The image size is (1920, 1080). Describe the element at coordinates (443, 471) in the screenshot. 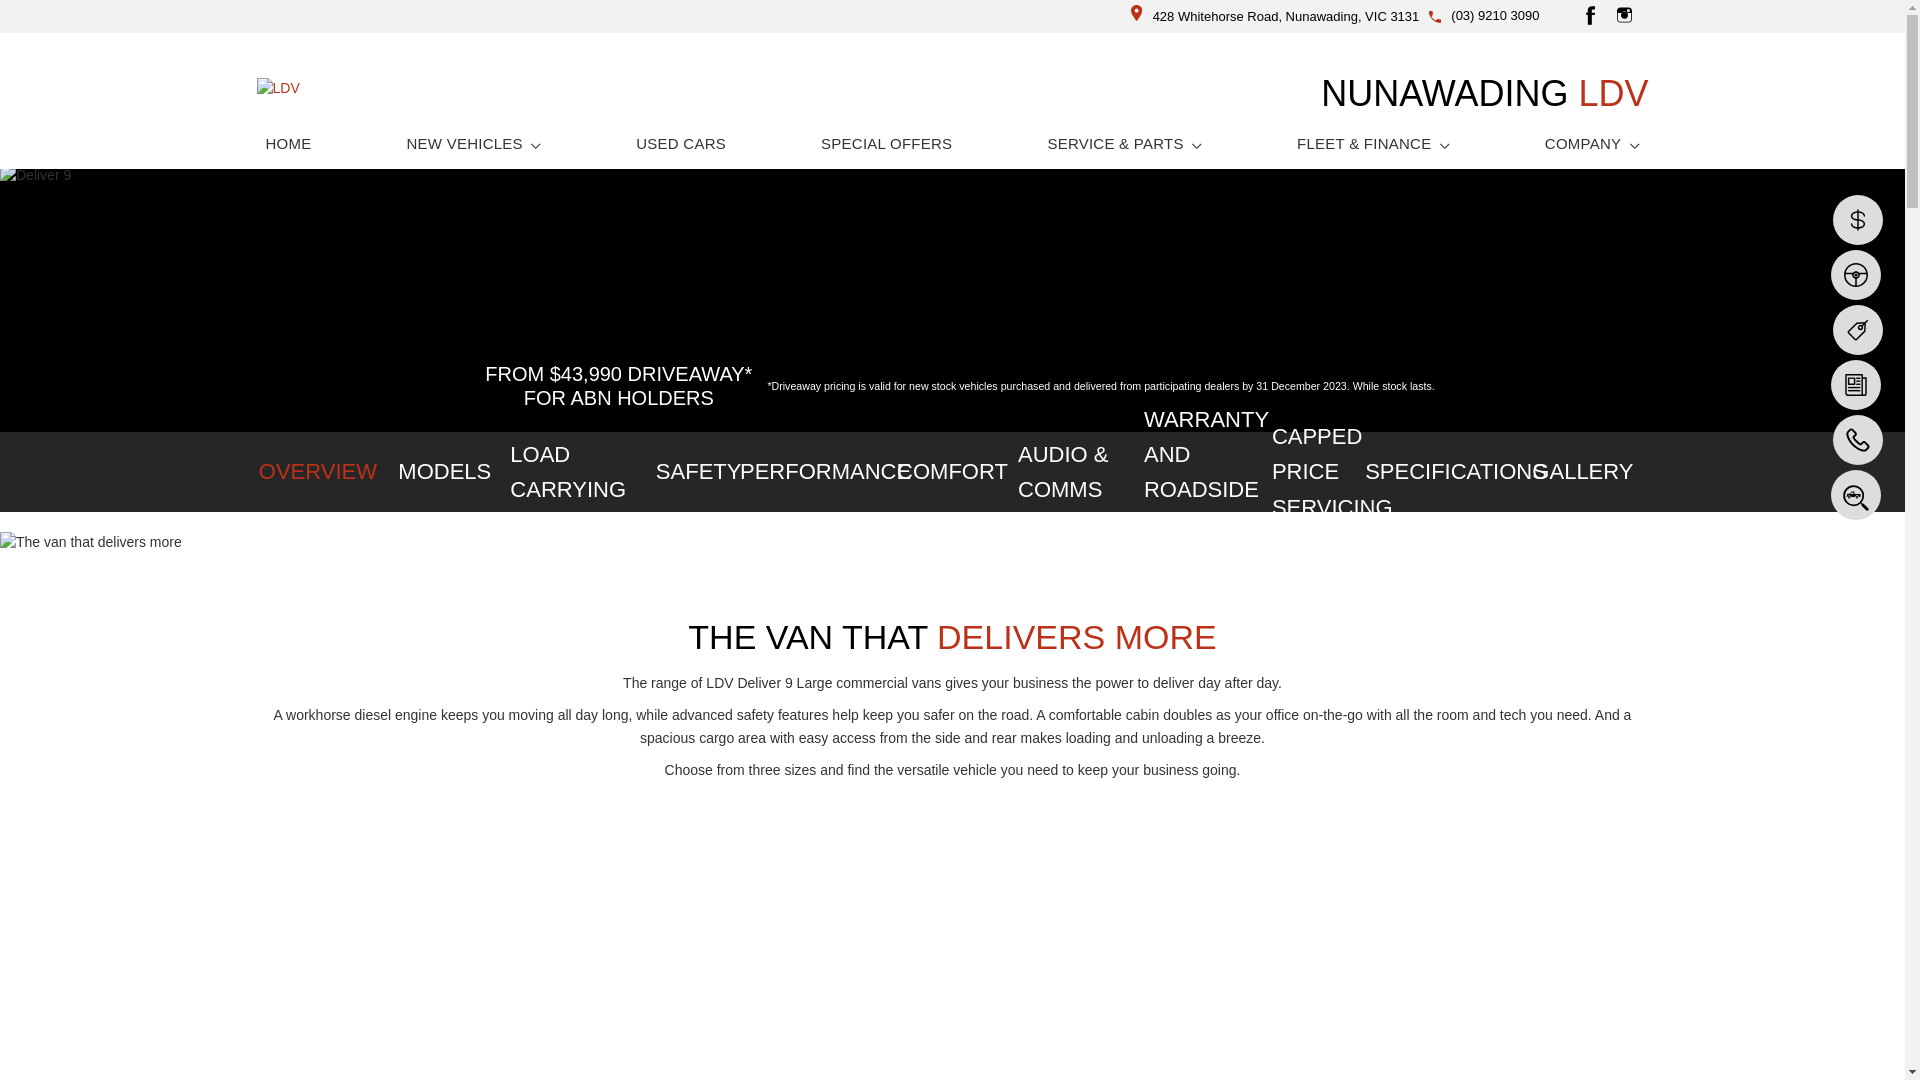

I see `'MODELS'` at that location.